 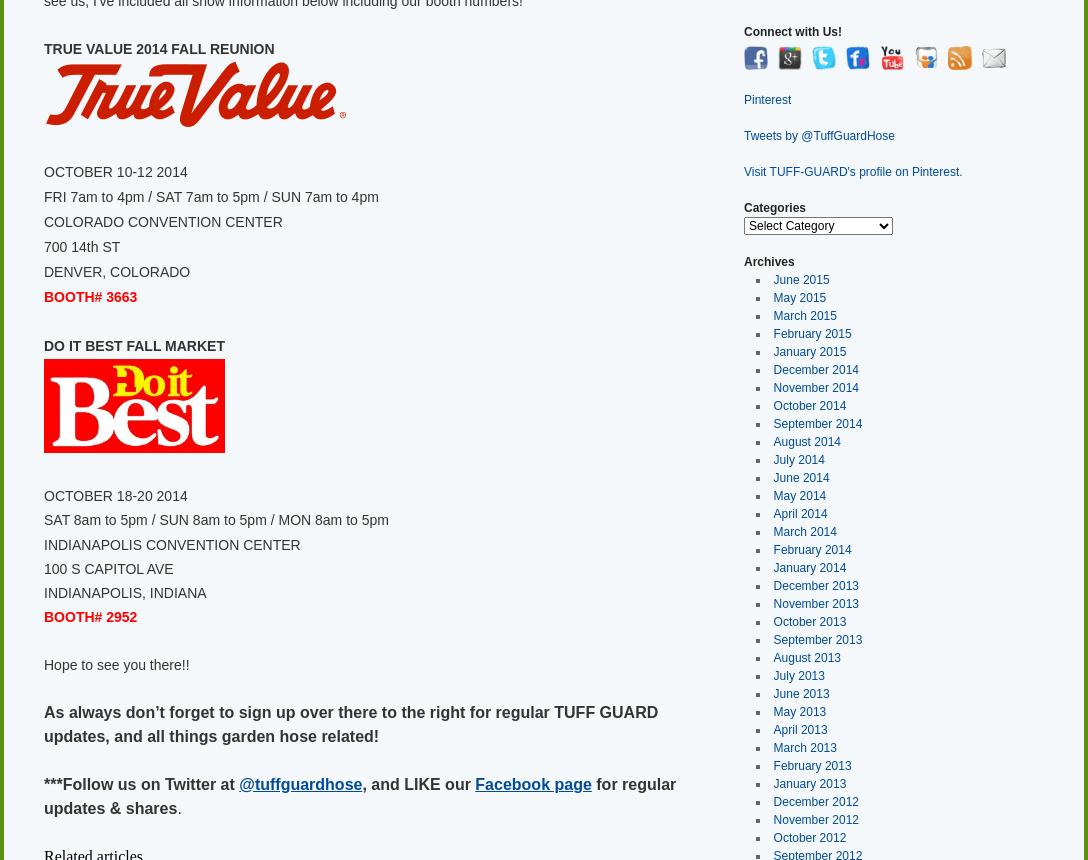 I want to click on 'Categories', so click(x=773, y=206).